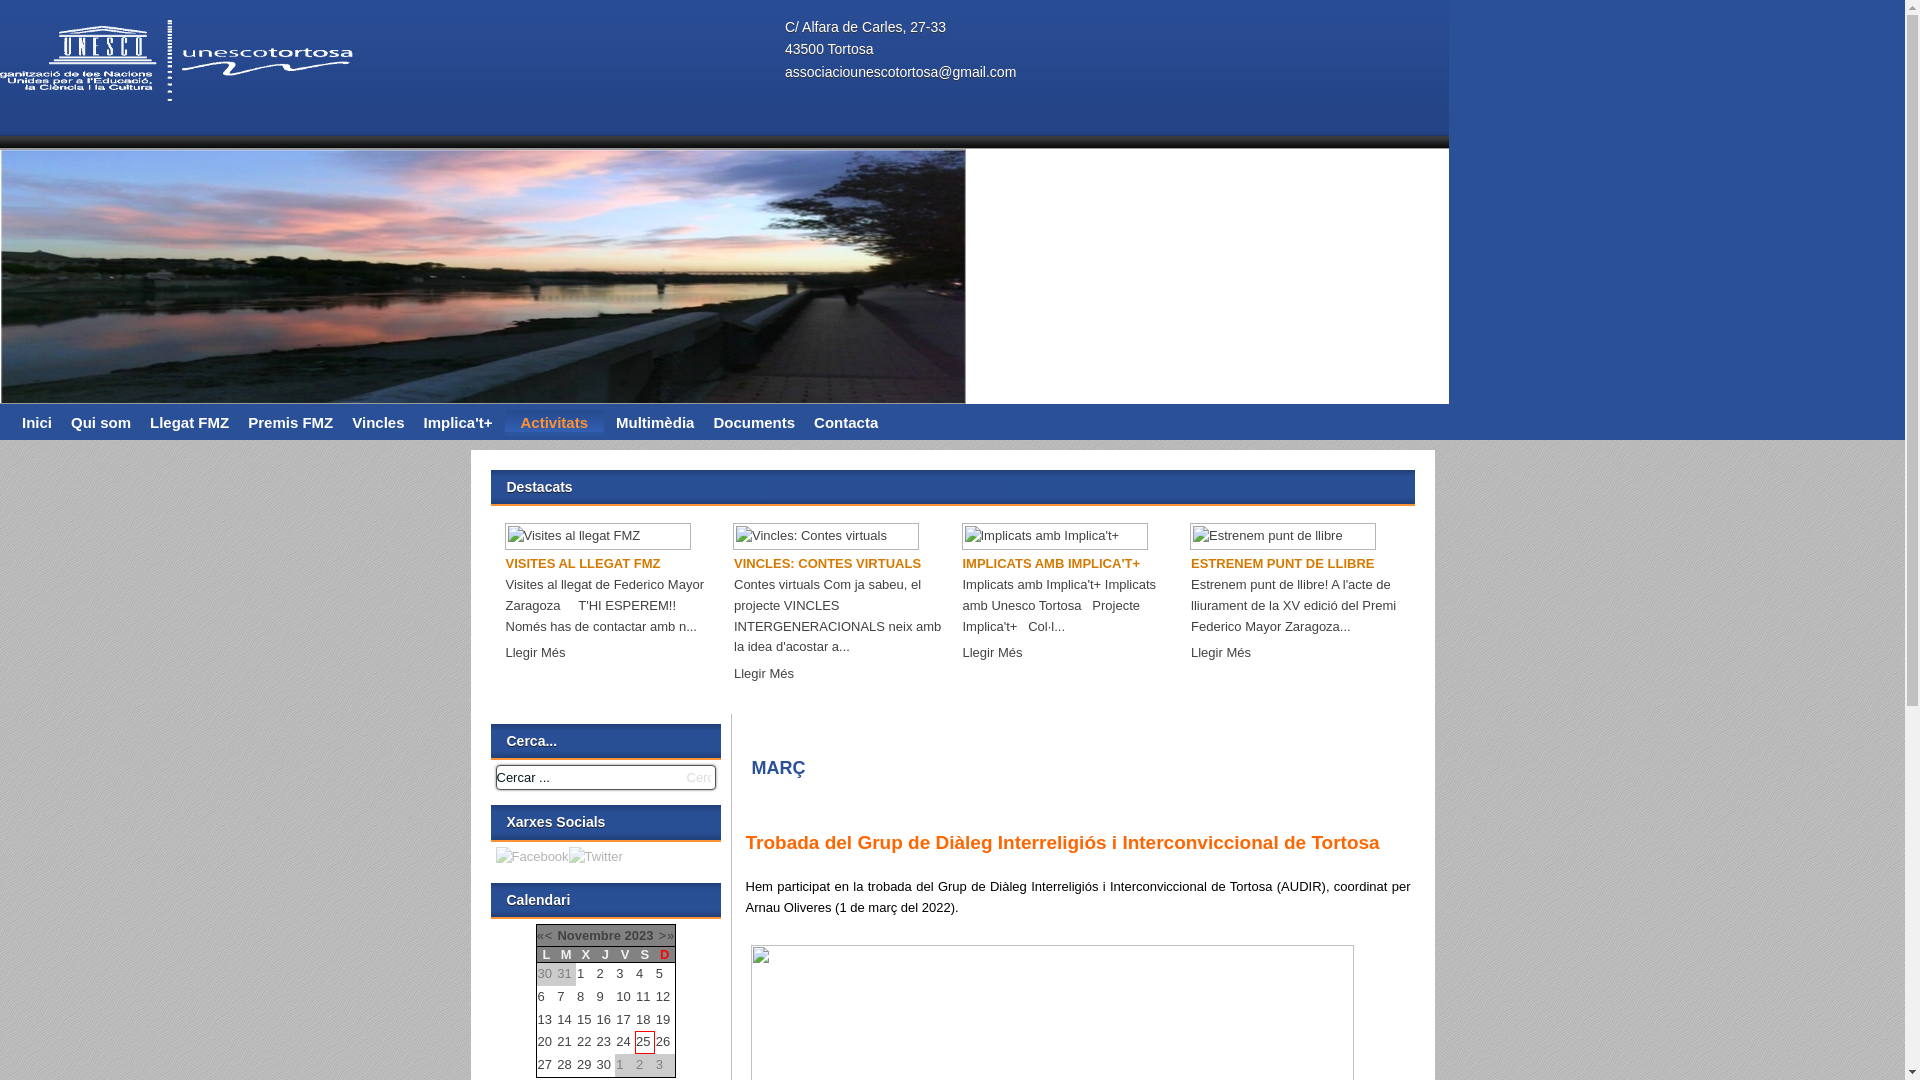 The height and width of the screenshot is (1080, 1920). I want to click on 'Vincles: Contes virtuals', so click(825, 535).